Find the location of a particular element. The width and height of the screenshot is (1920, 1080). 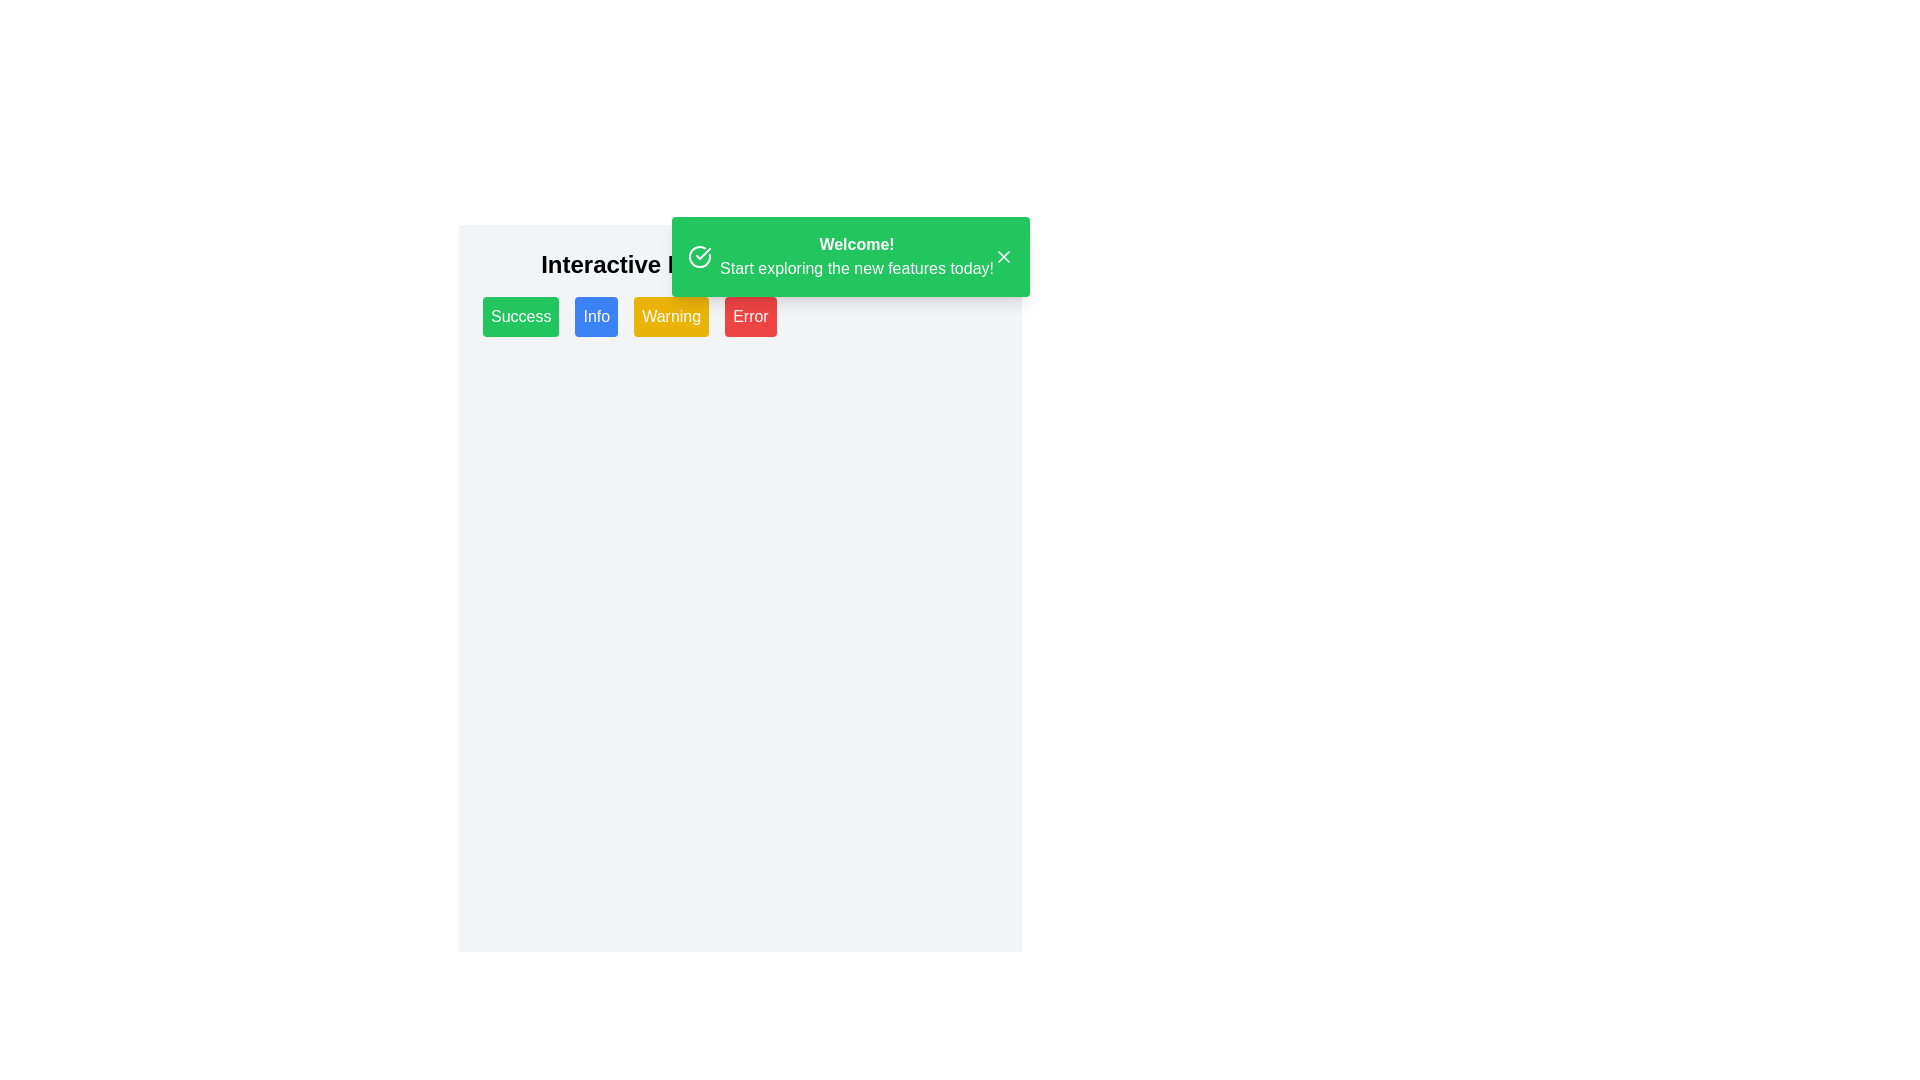

the 'Warning' button, which is the third button in a row of four buttons labeled 'Success,' 'Info,' 'Warning,' and 'Error' is located at coordinates (671, 315).